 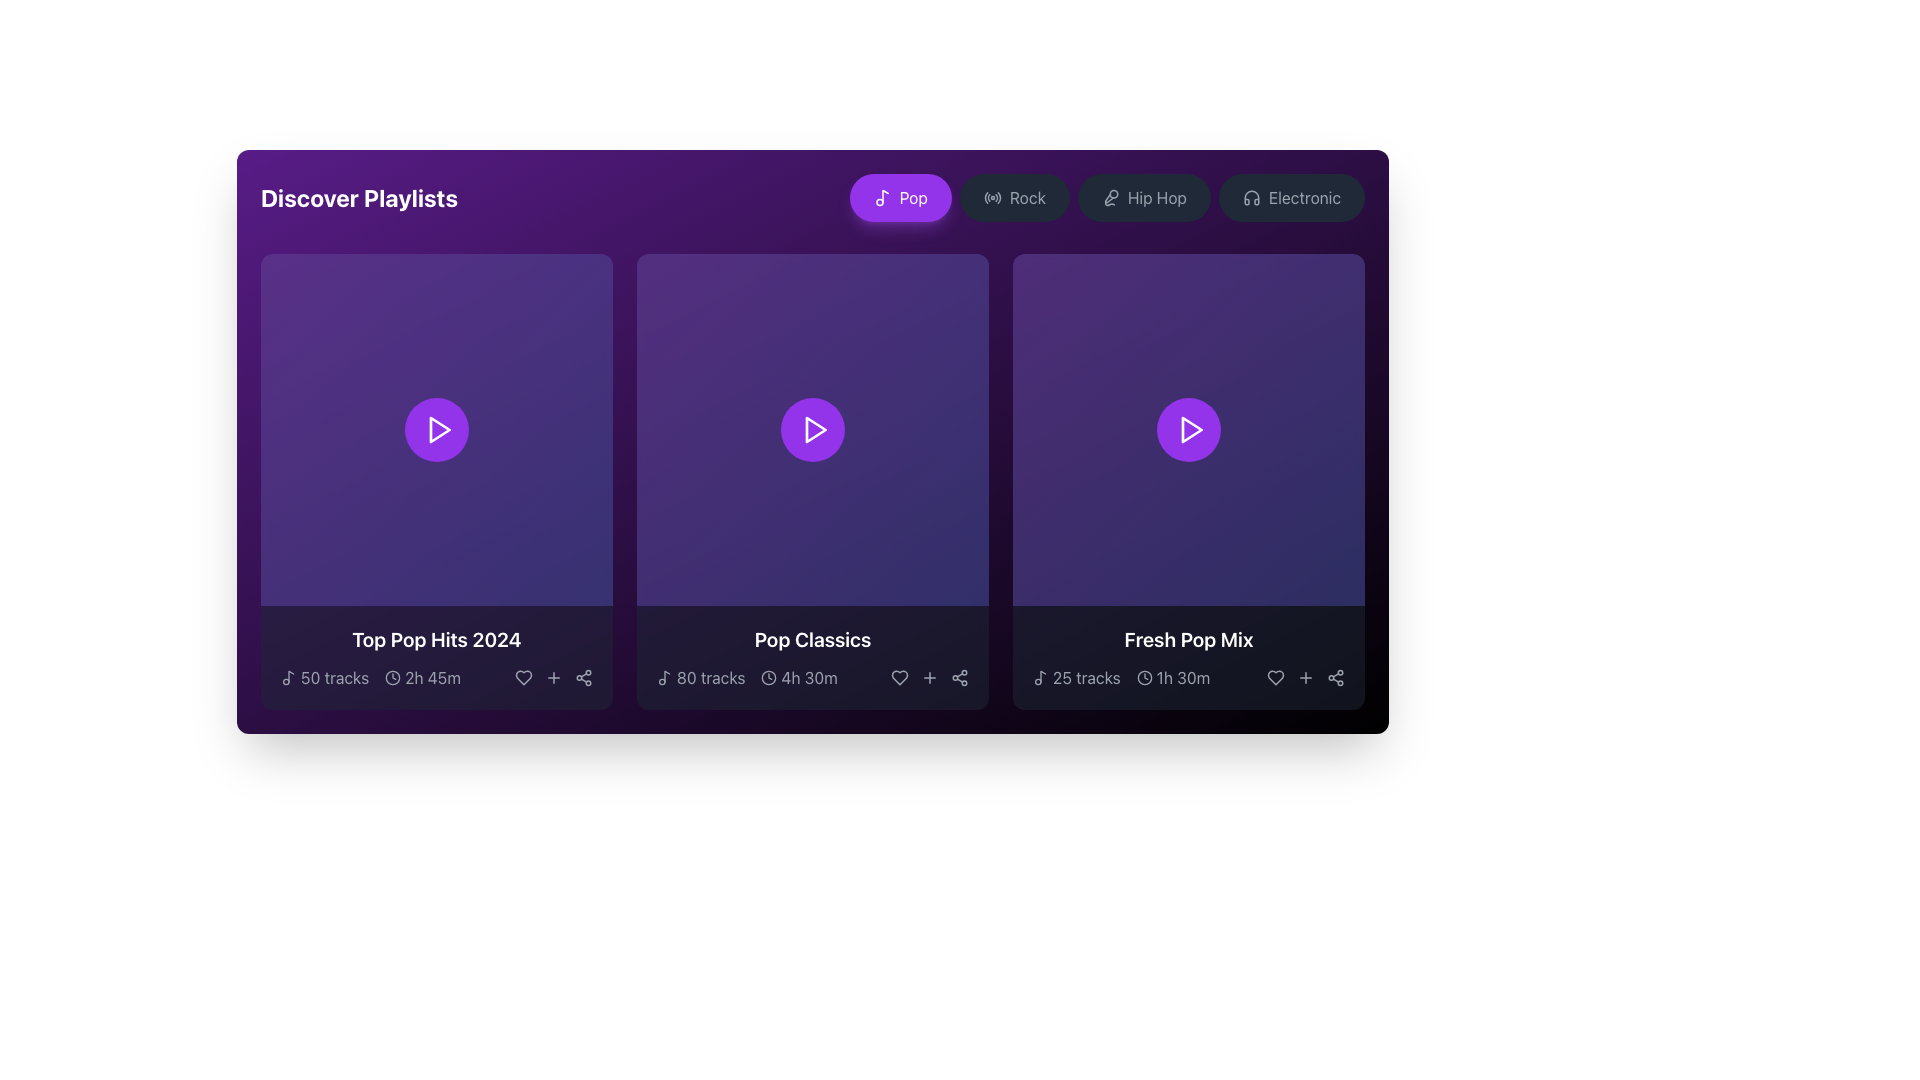 I want to click on the play icon graphic in the first card of the 'Discover Playlists' section to trigger any potential animations or tooltips, so click(x=439, y=428).